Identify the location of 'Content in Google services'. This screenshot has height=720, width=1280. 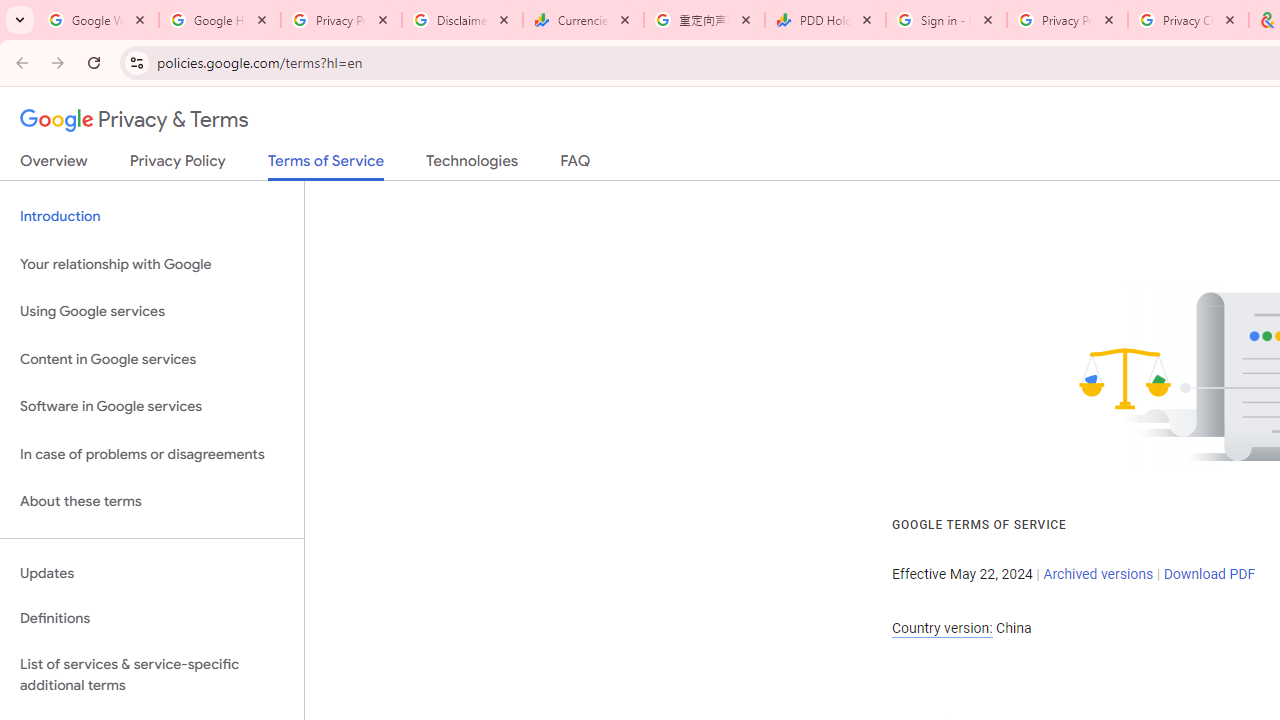
(151, 358).